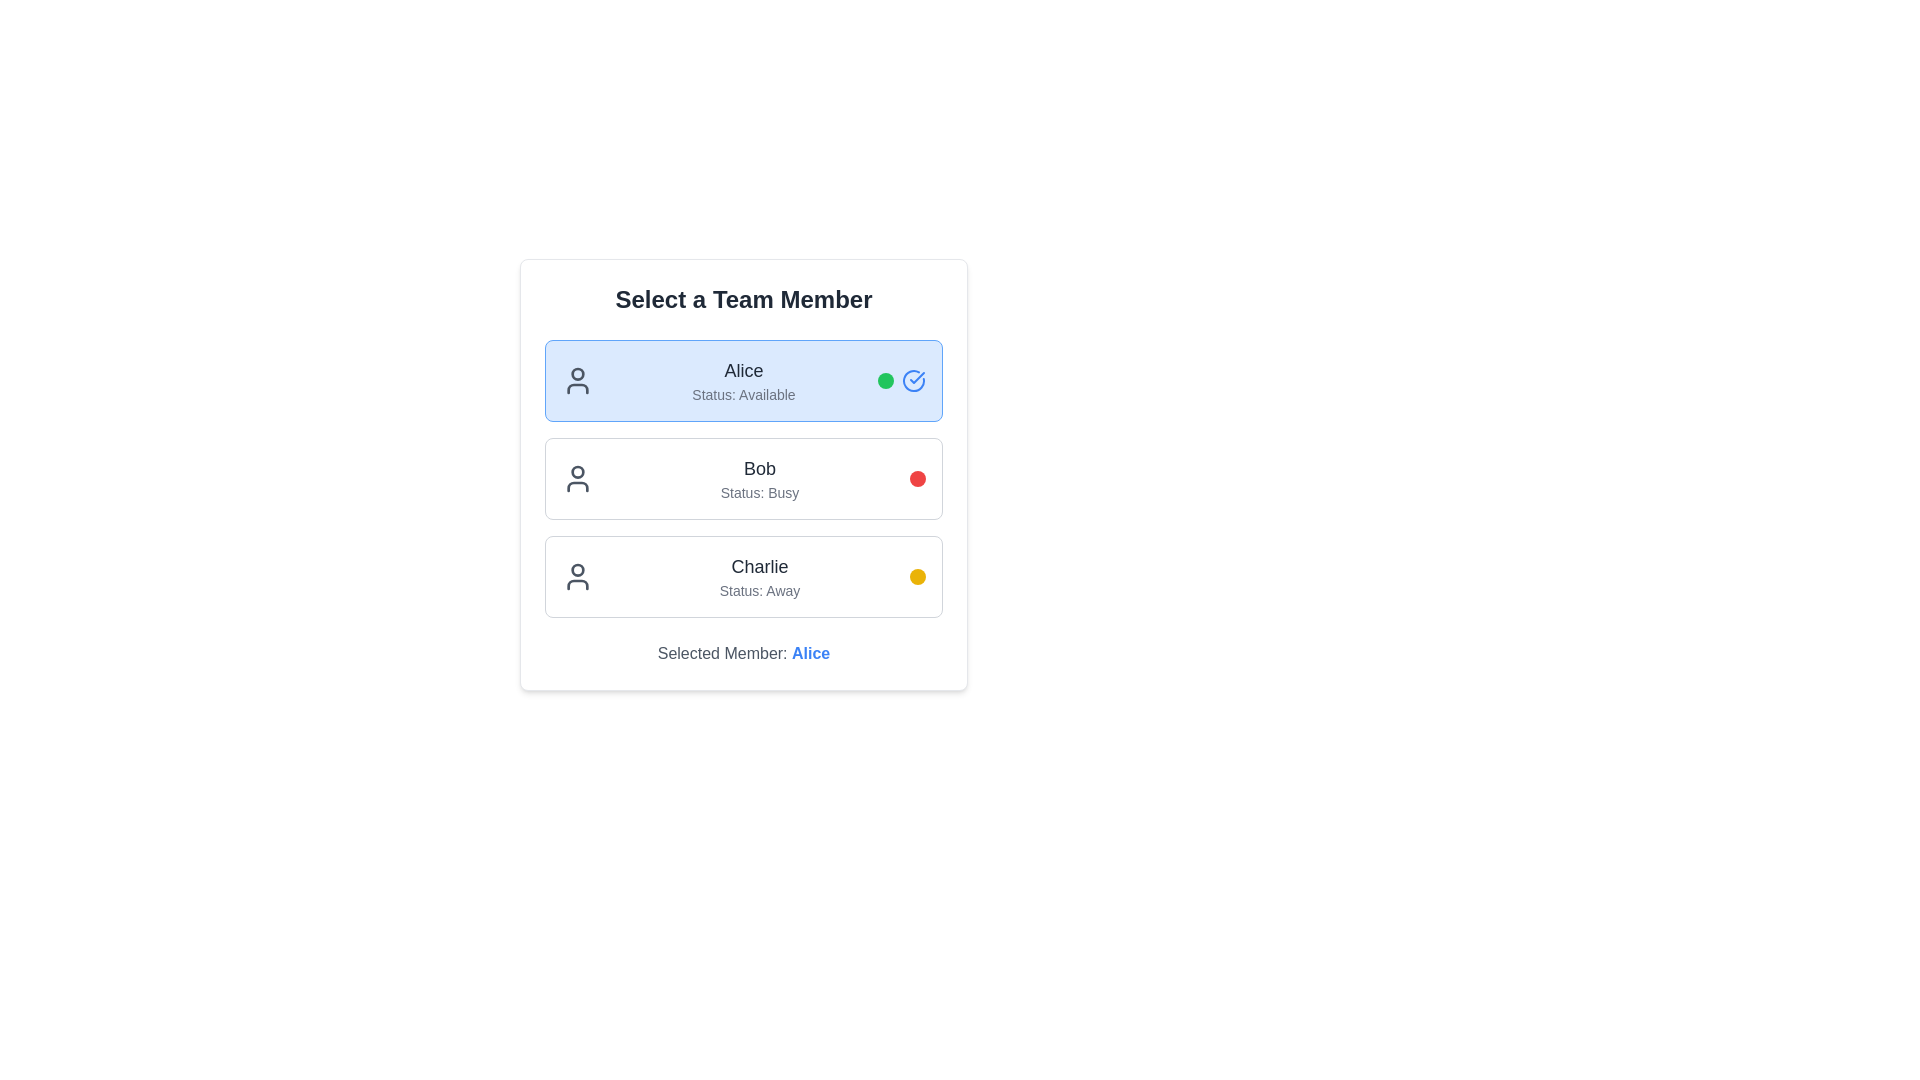 The height and width of the screenshot is (1080, 1920). Describe the element at coordinates (912, 381) in the screenshot. I see `the circular icon forming part of the check mark symbol in the SVG graphic located to the right of 'Alice' in the 'Select a Team Member' list` at that location.